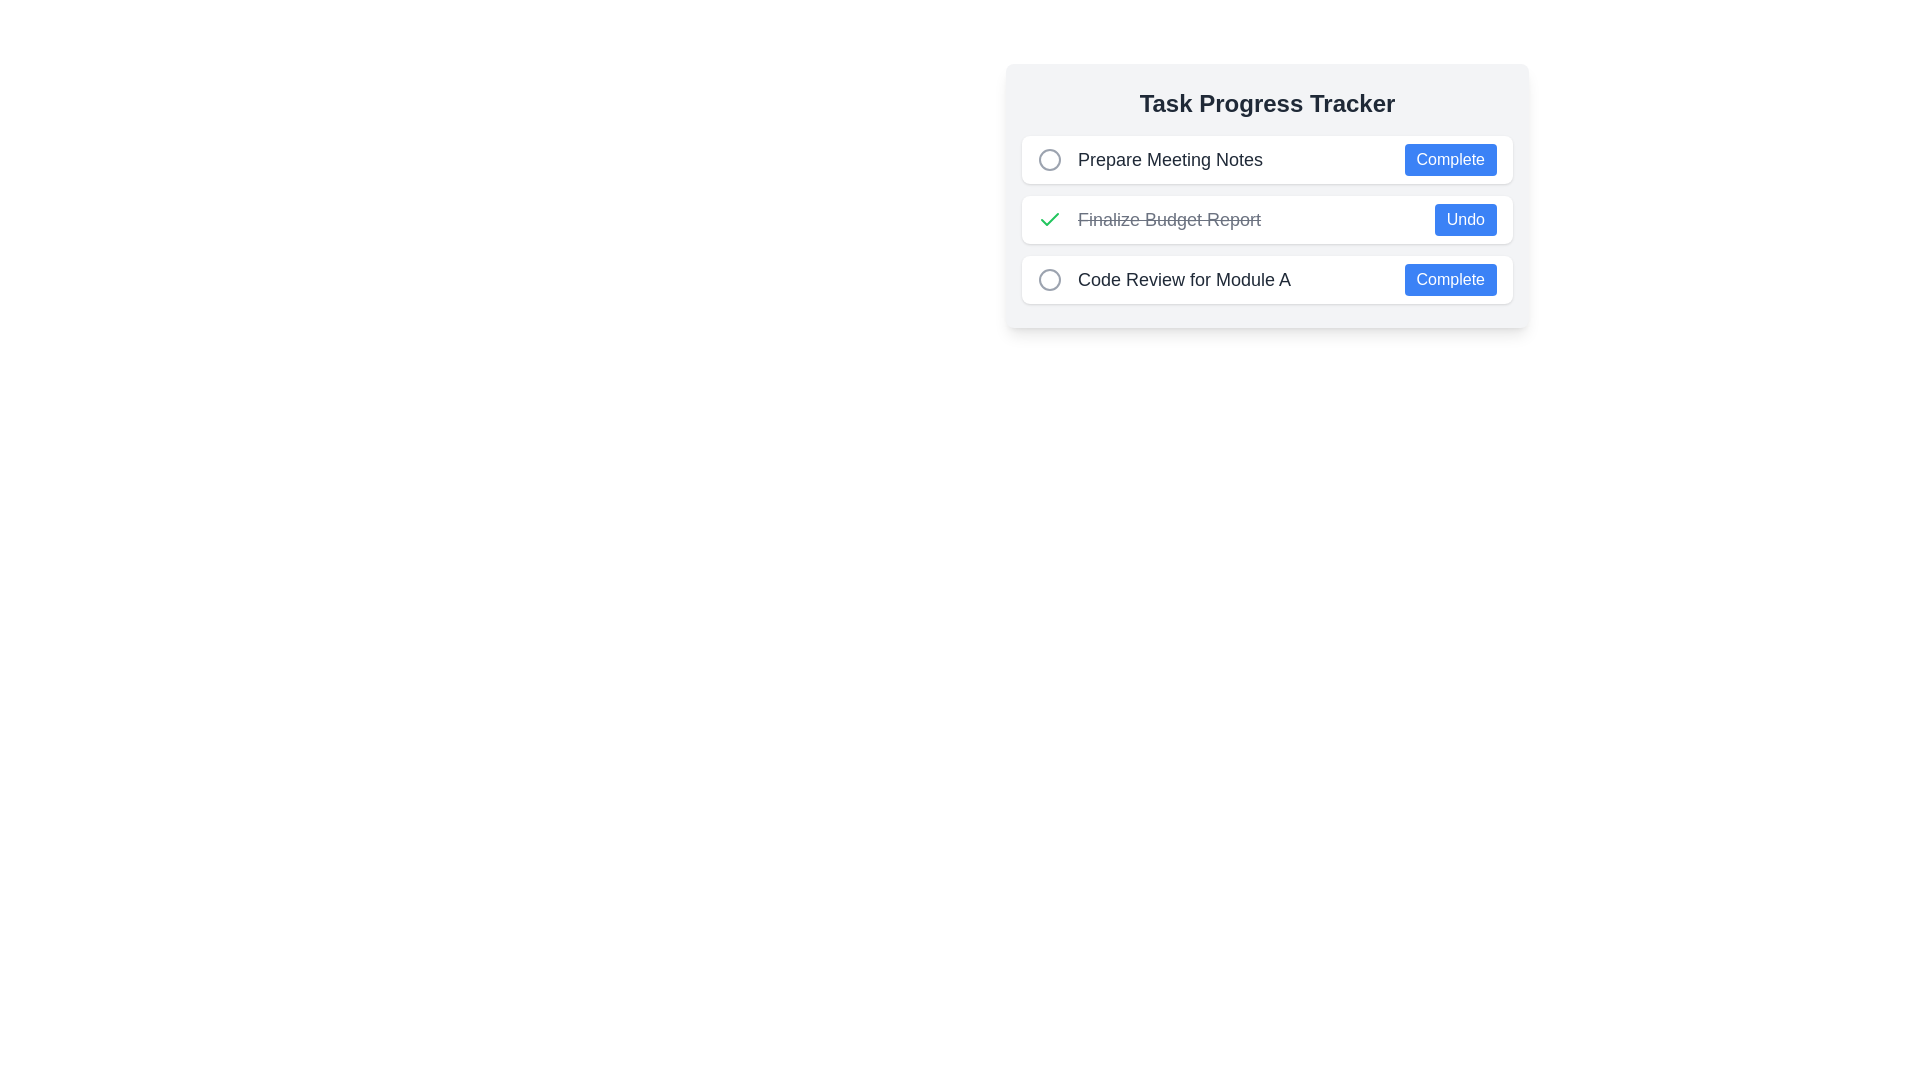 This screenshot has width=1920, height=1080. Describe the element at coordinates (1450, 158) in the screenshot. I see `the 'Complete' button with a blue background and white text located at the far right of the 'Prepare Meeting Notes' row` at that location.